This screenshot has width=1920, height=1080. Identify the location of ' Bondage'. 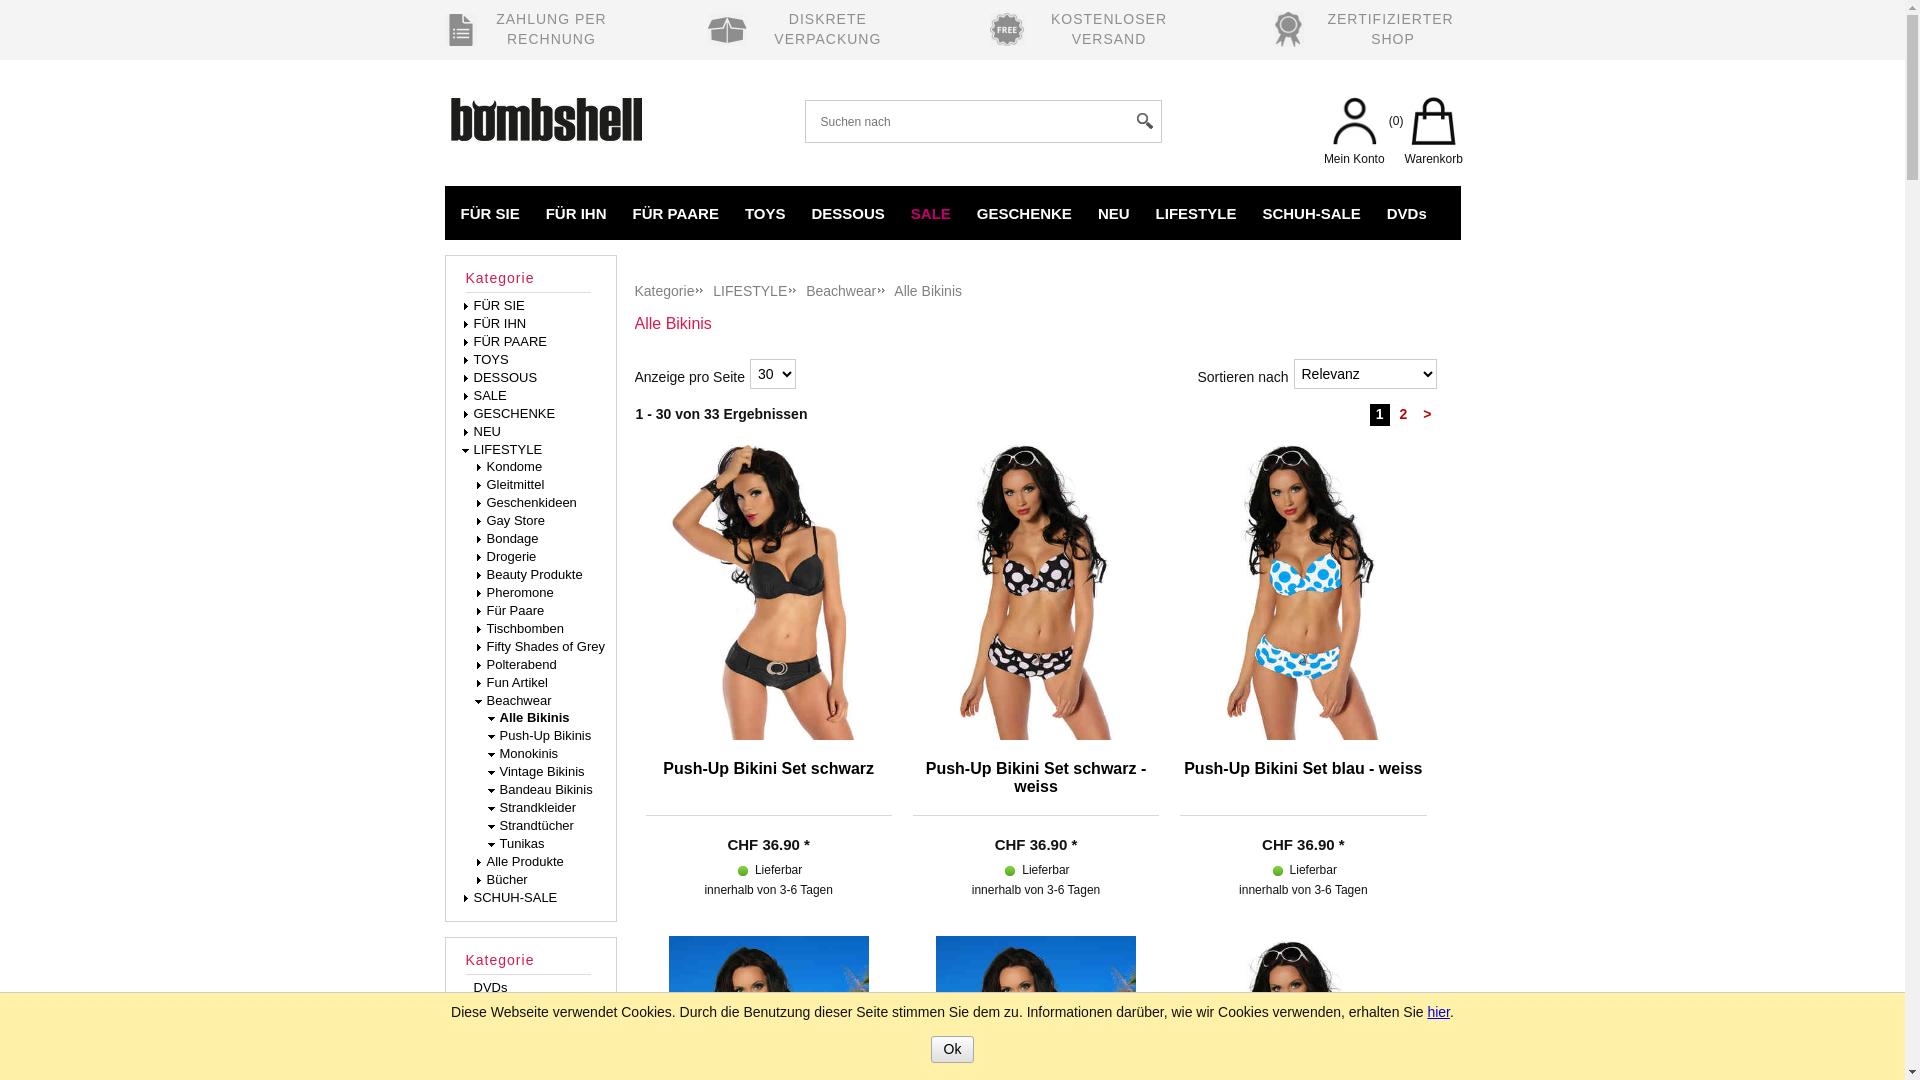
(513, 537).